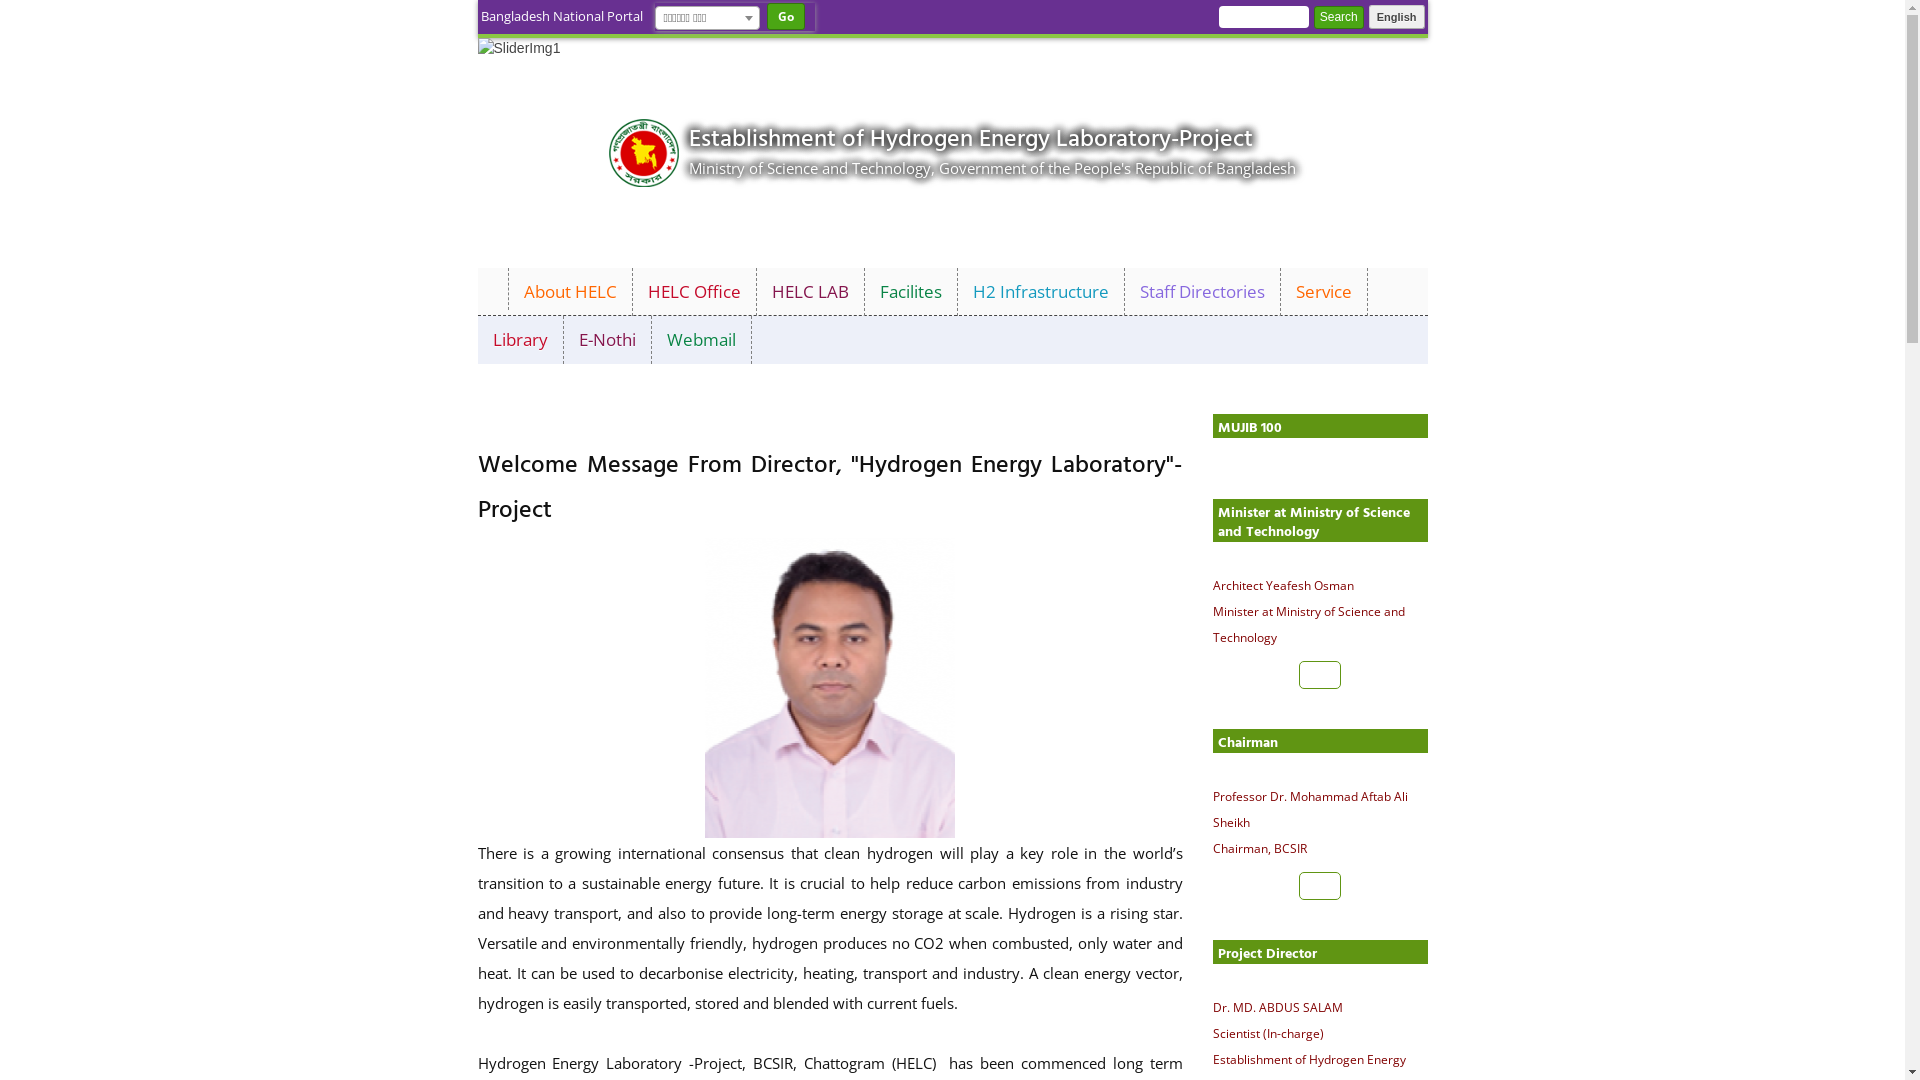 The width and height of the screenshot is (1920, 1080). Describe the element at coordinates (694, 292) in the screenshot. I see `'HELC Office'` at that location.